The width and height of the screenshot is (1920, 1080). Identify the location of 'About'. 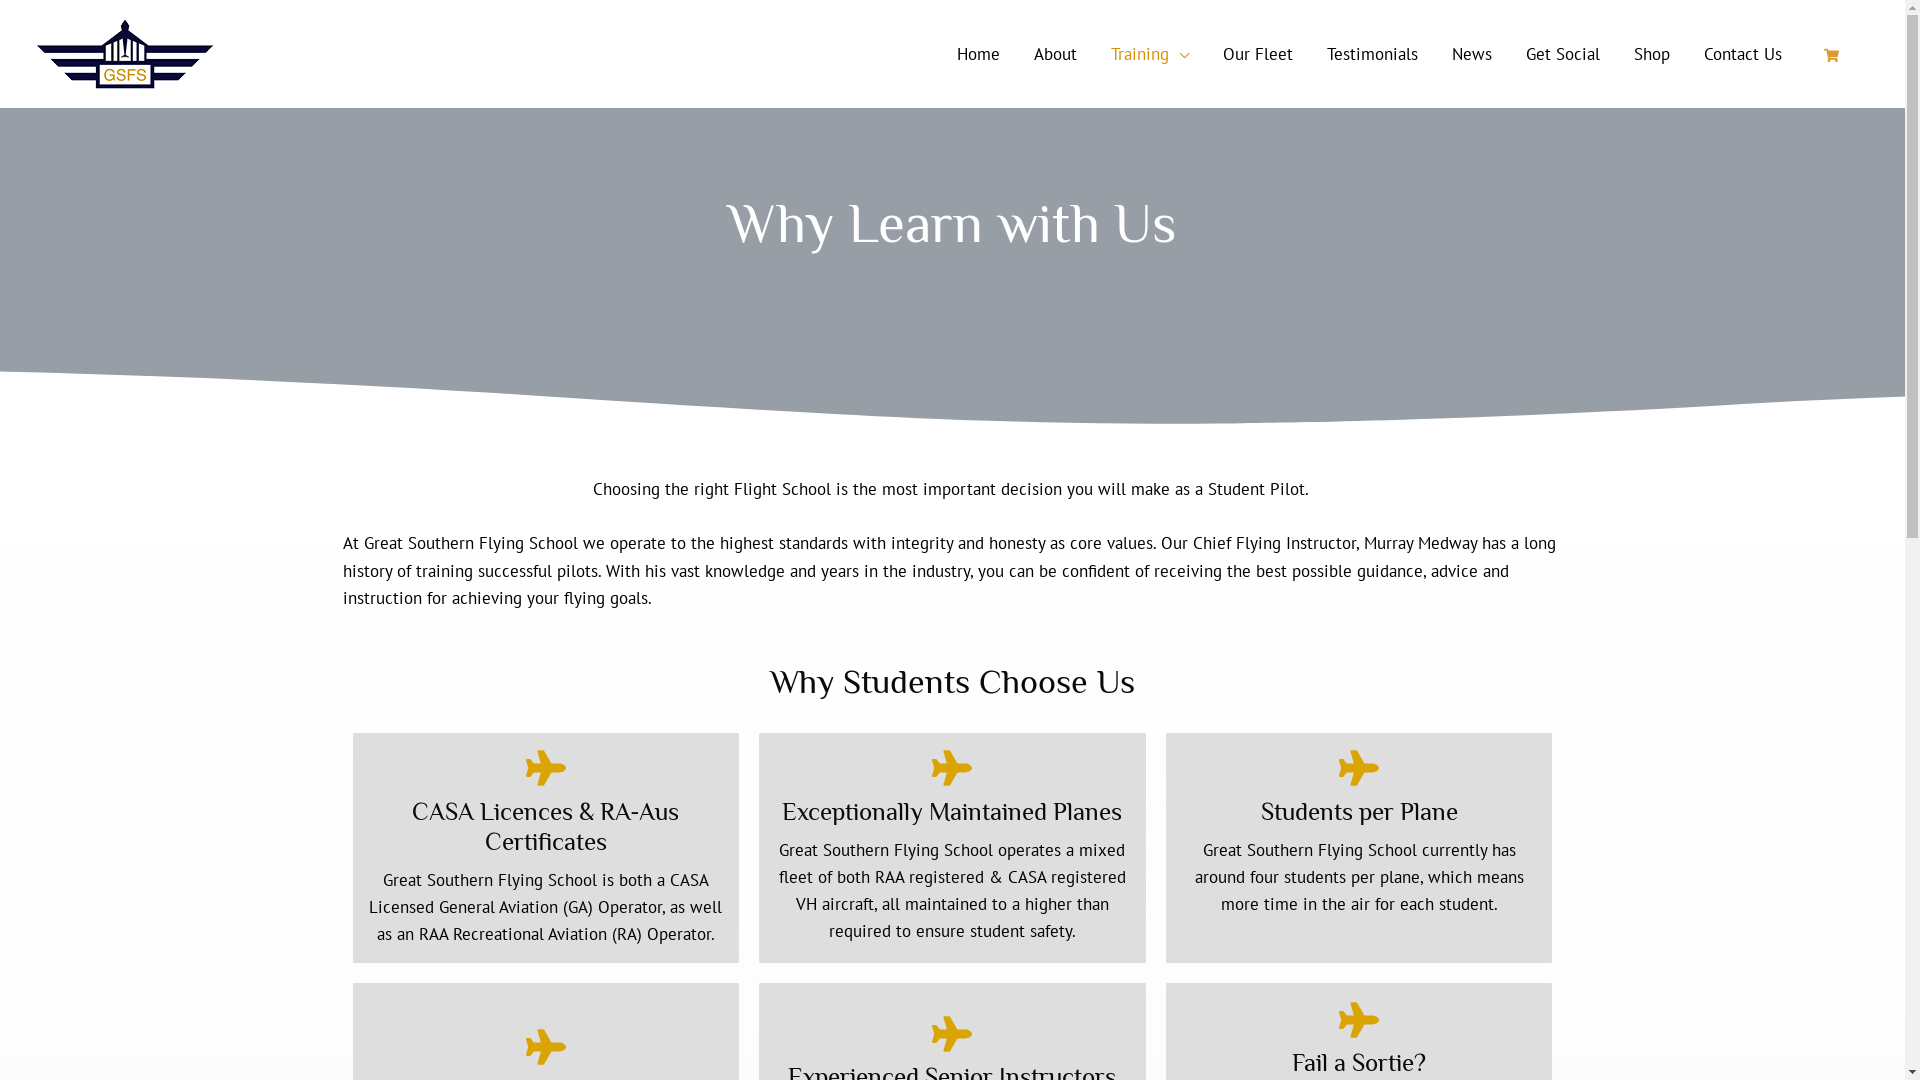
(1016, 53).